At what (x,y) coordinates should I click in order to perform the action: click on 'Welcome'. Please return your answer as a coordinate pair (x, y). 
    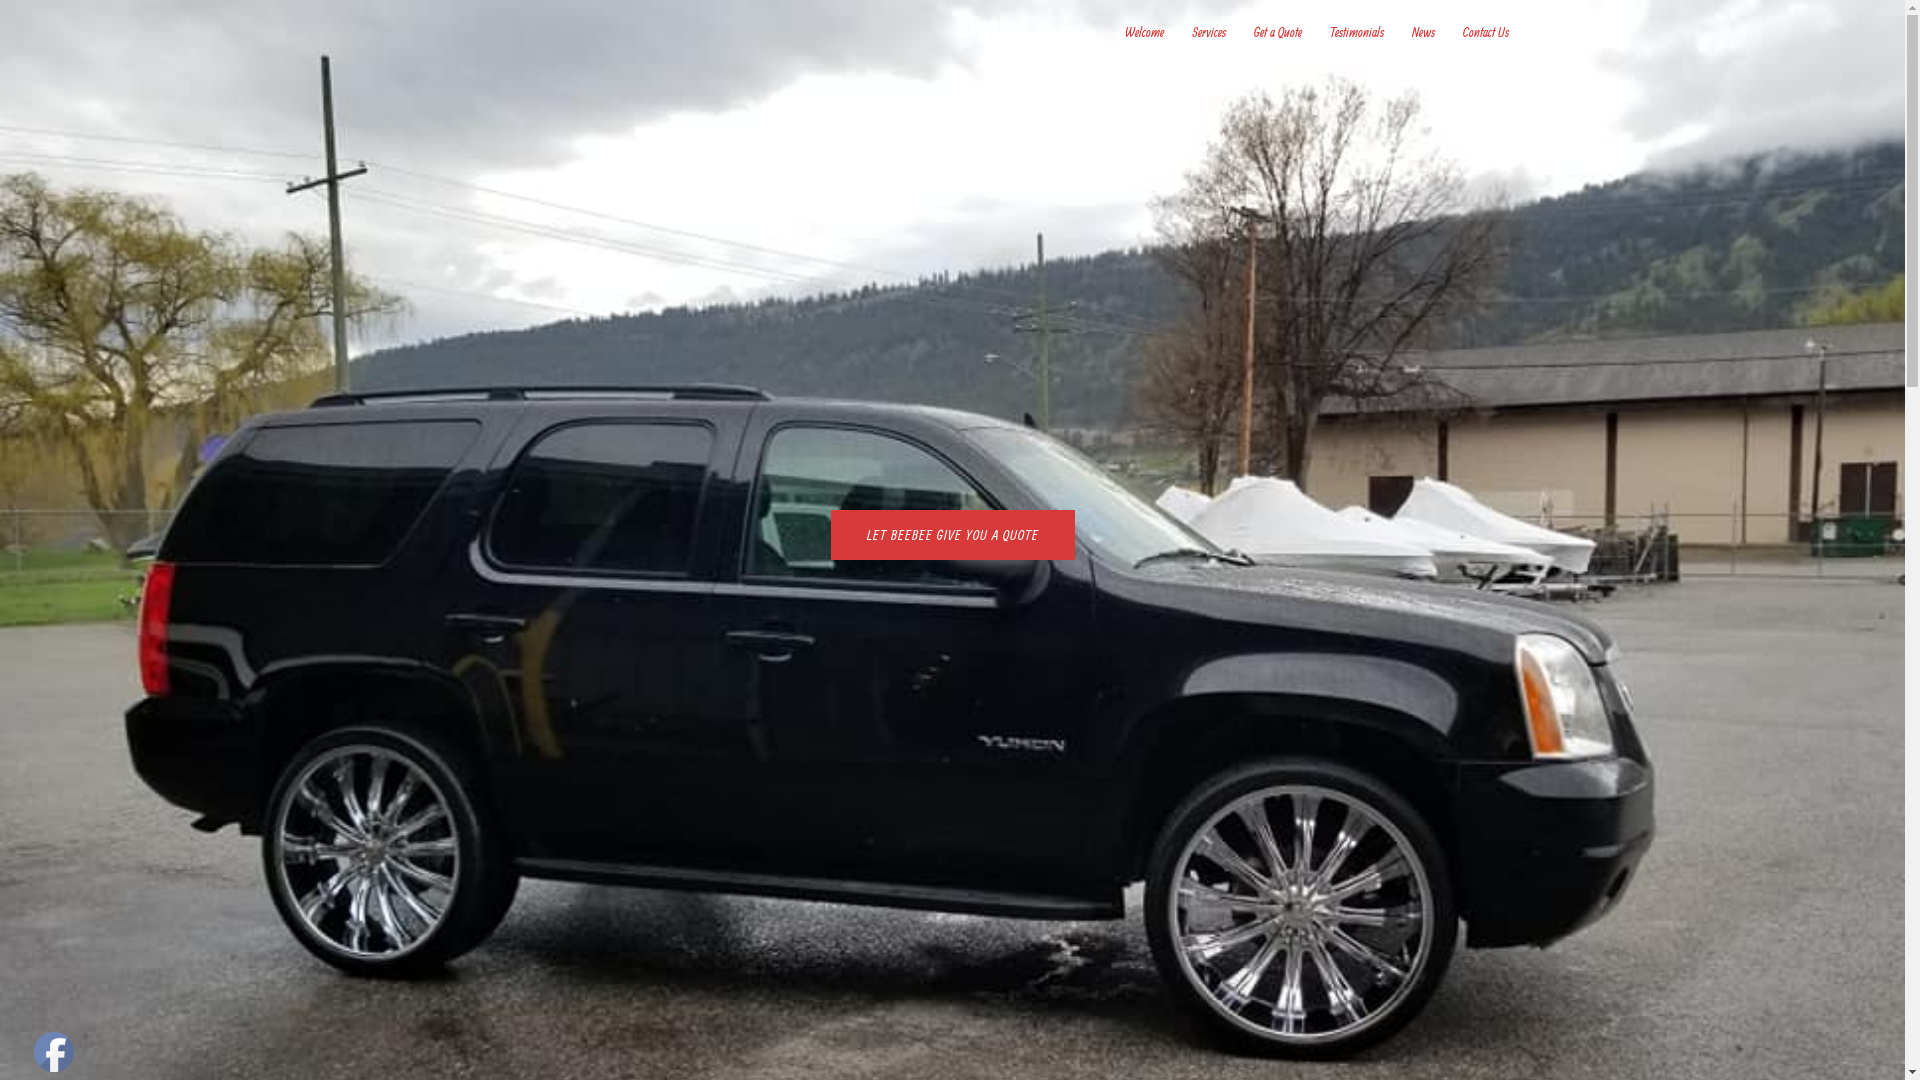
    Looking at the image, I should click on (1123, 33).